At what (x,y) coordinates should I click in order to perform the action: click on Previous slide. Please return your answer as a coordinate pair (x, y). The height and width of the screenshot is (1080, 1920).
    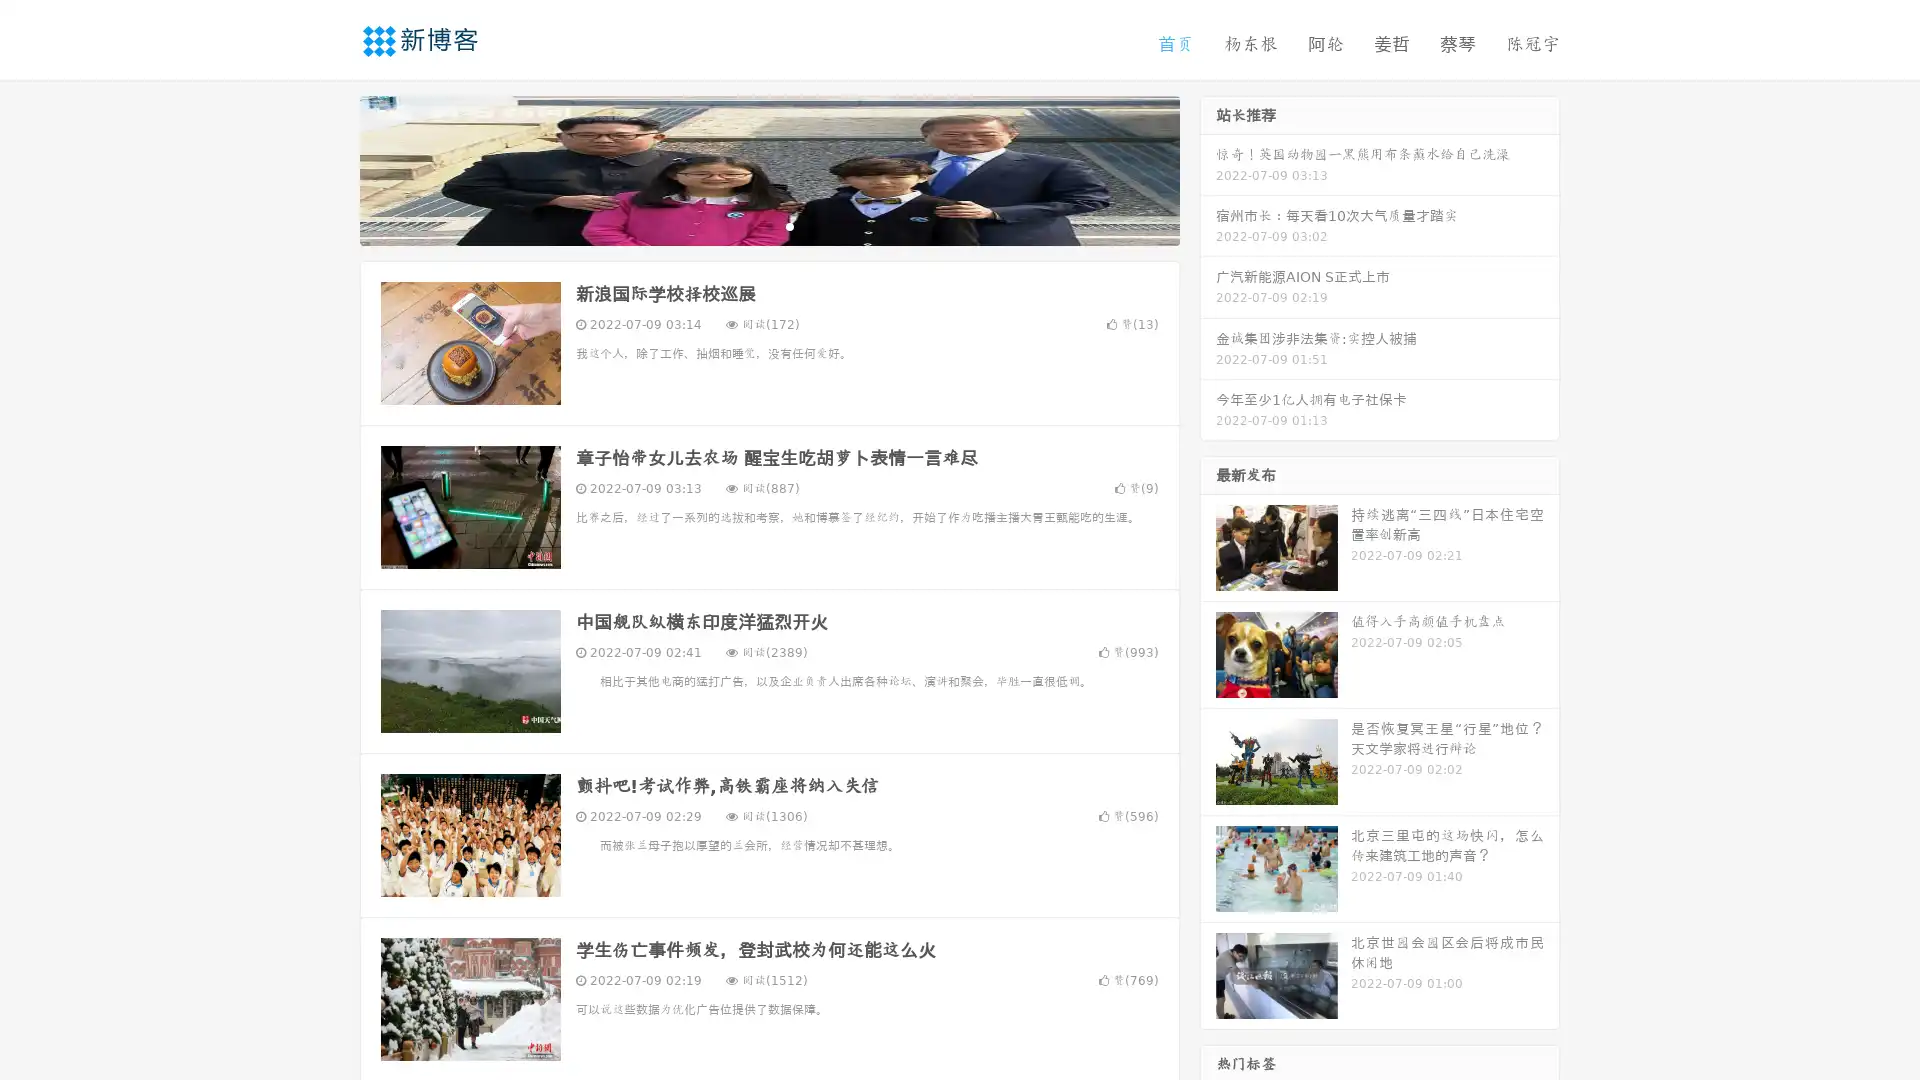
    Looking at the image, I should click on (330, 168).